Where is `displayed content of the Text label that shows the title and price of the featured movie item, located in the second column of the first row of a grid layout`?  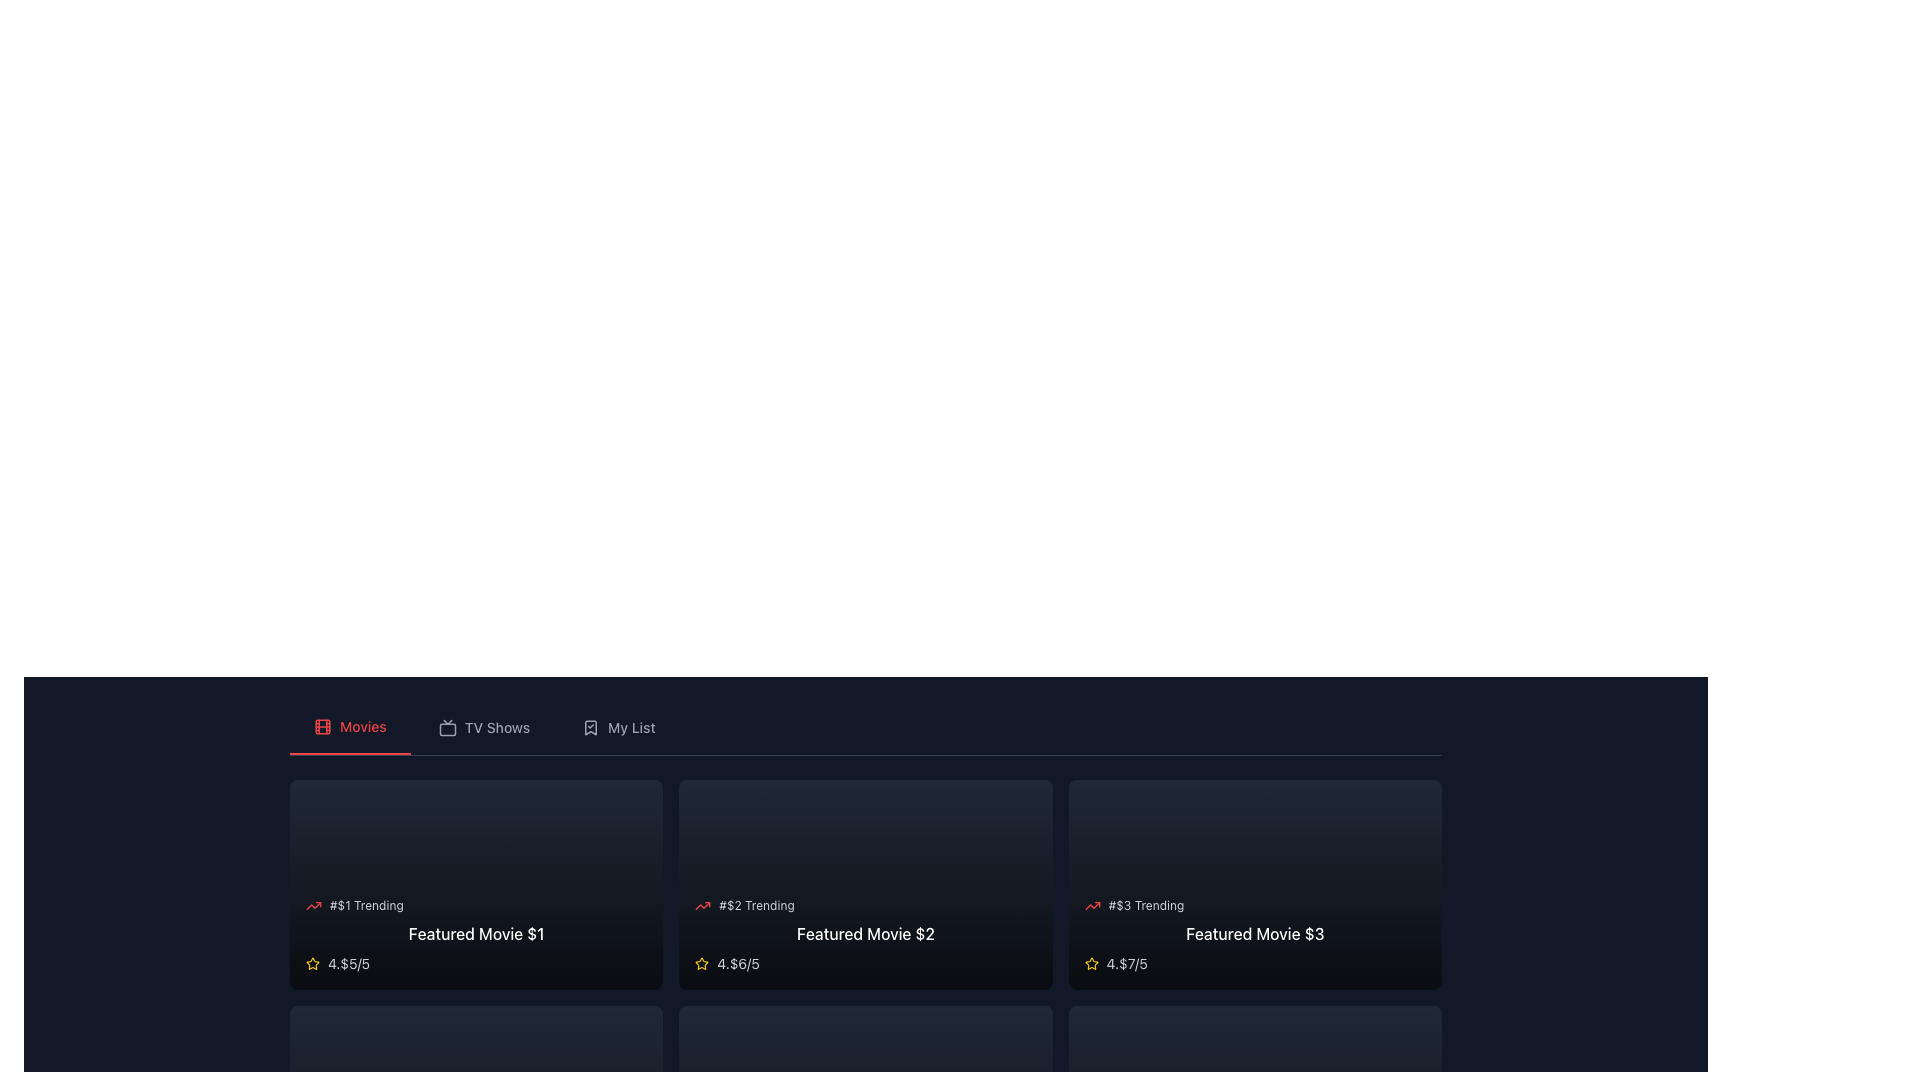 displayed content of the Text label that shows the title and price of the featured movie item, located in the second column of the first row of a grid layout is located at coordinates (865, 933).